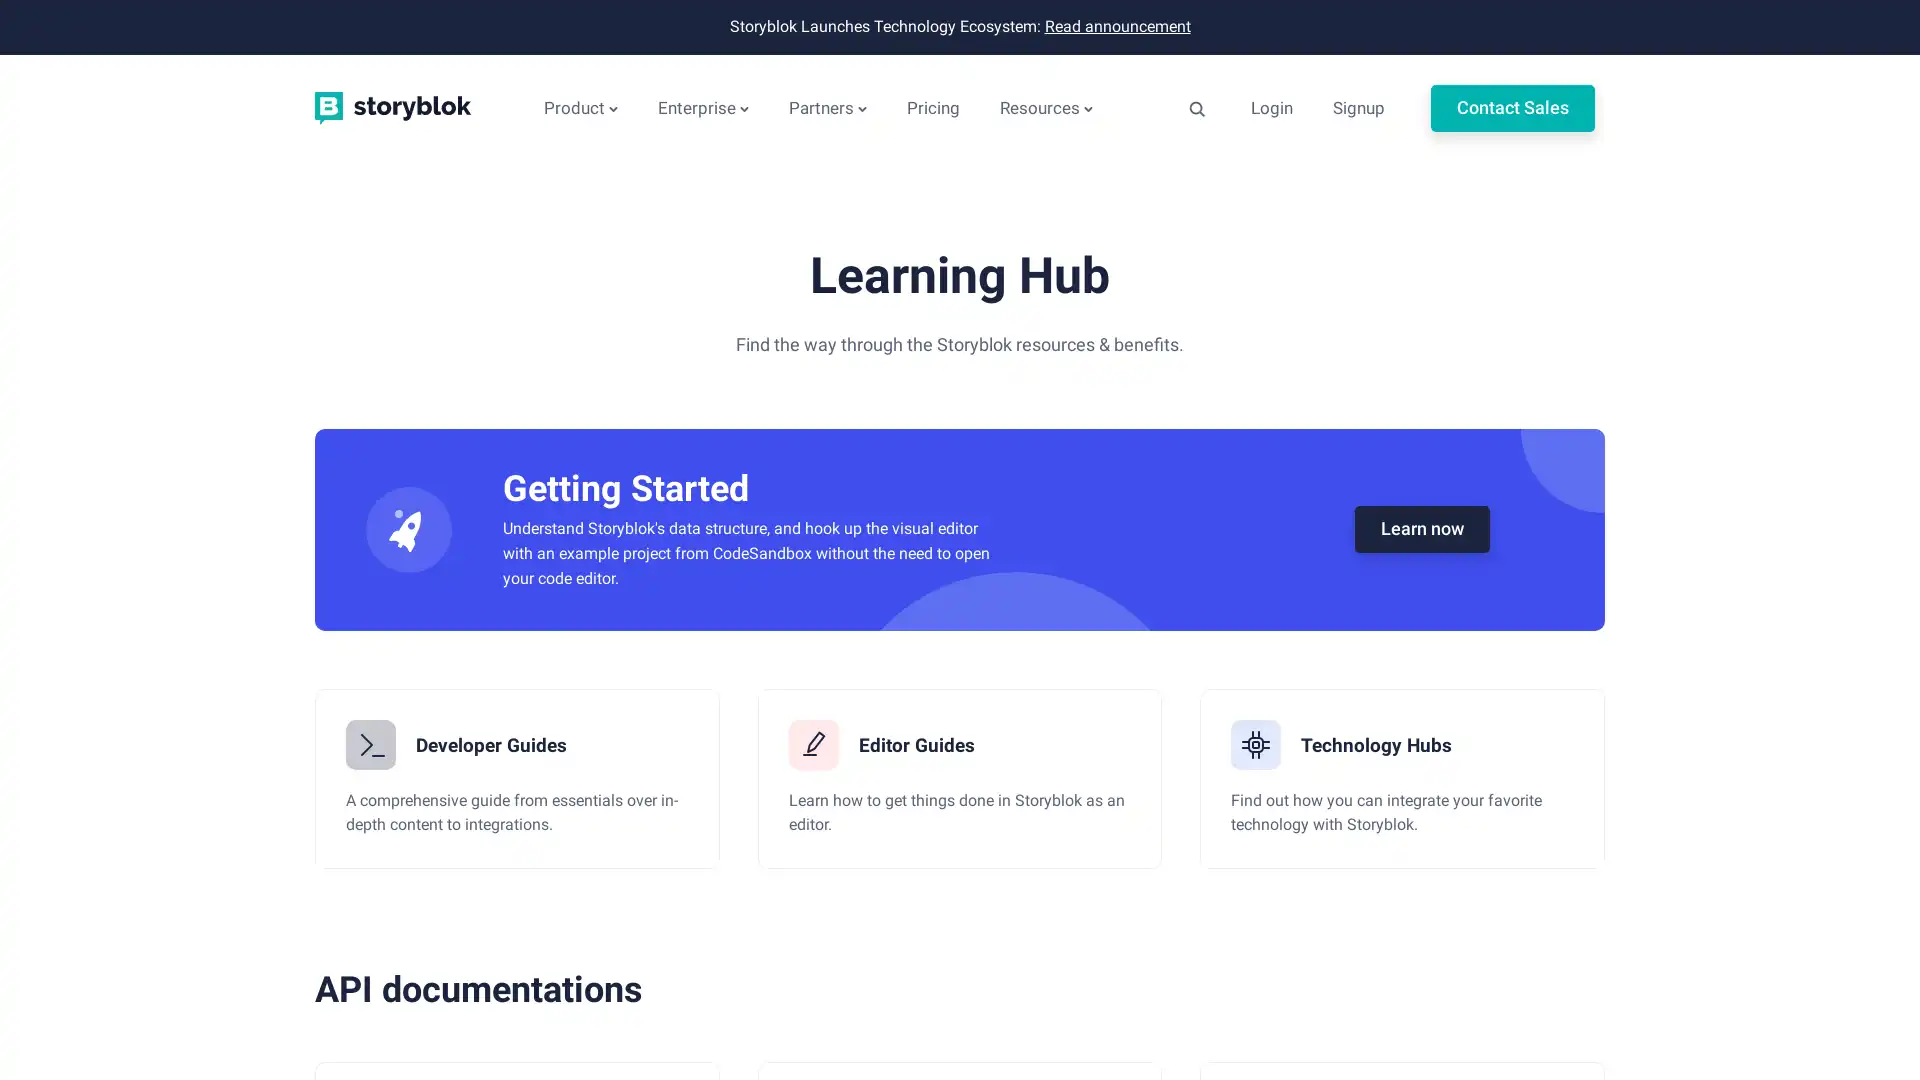  What do you see at coordinates (828, 108) in the screenshot?
I see `Partners` at bounding box center [828, 108].